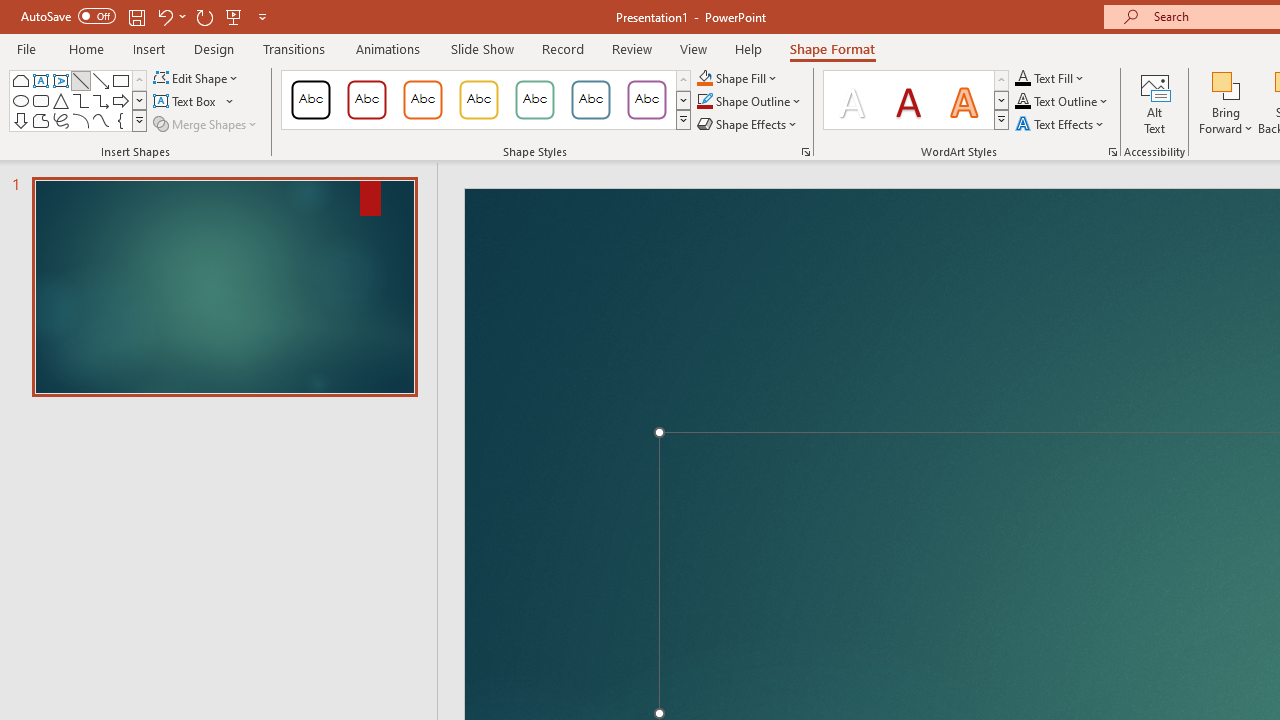  What do you see at coordinates (197, 77) in the screenshot?
I see `'Edit Shape'` at bounding box center [197, 77].